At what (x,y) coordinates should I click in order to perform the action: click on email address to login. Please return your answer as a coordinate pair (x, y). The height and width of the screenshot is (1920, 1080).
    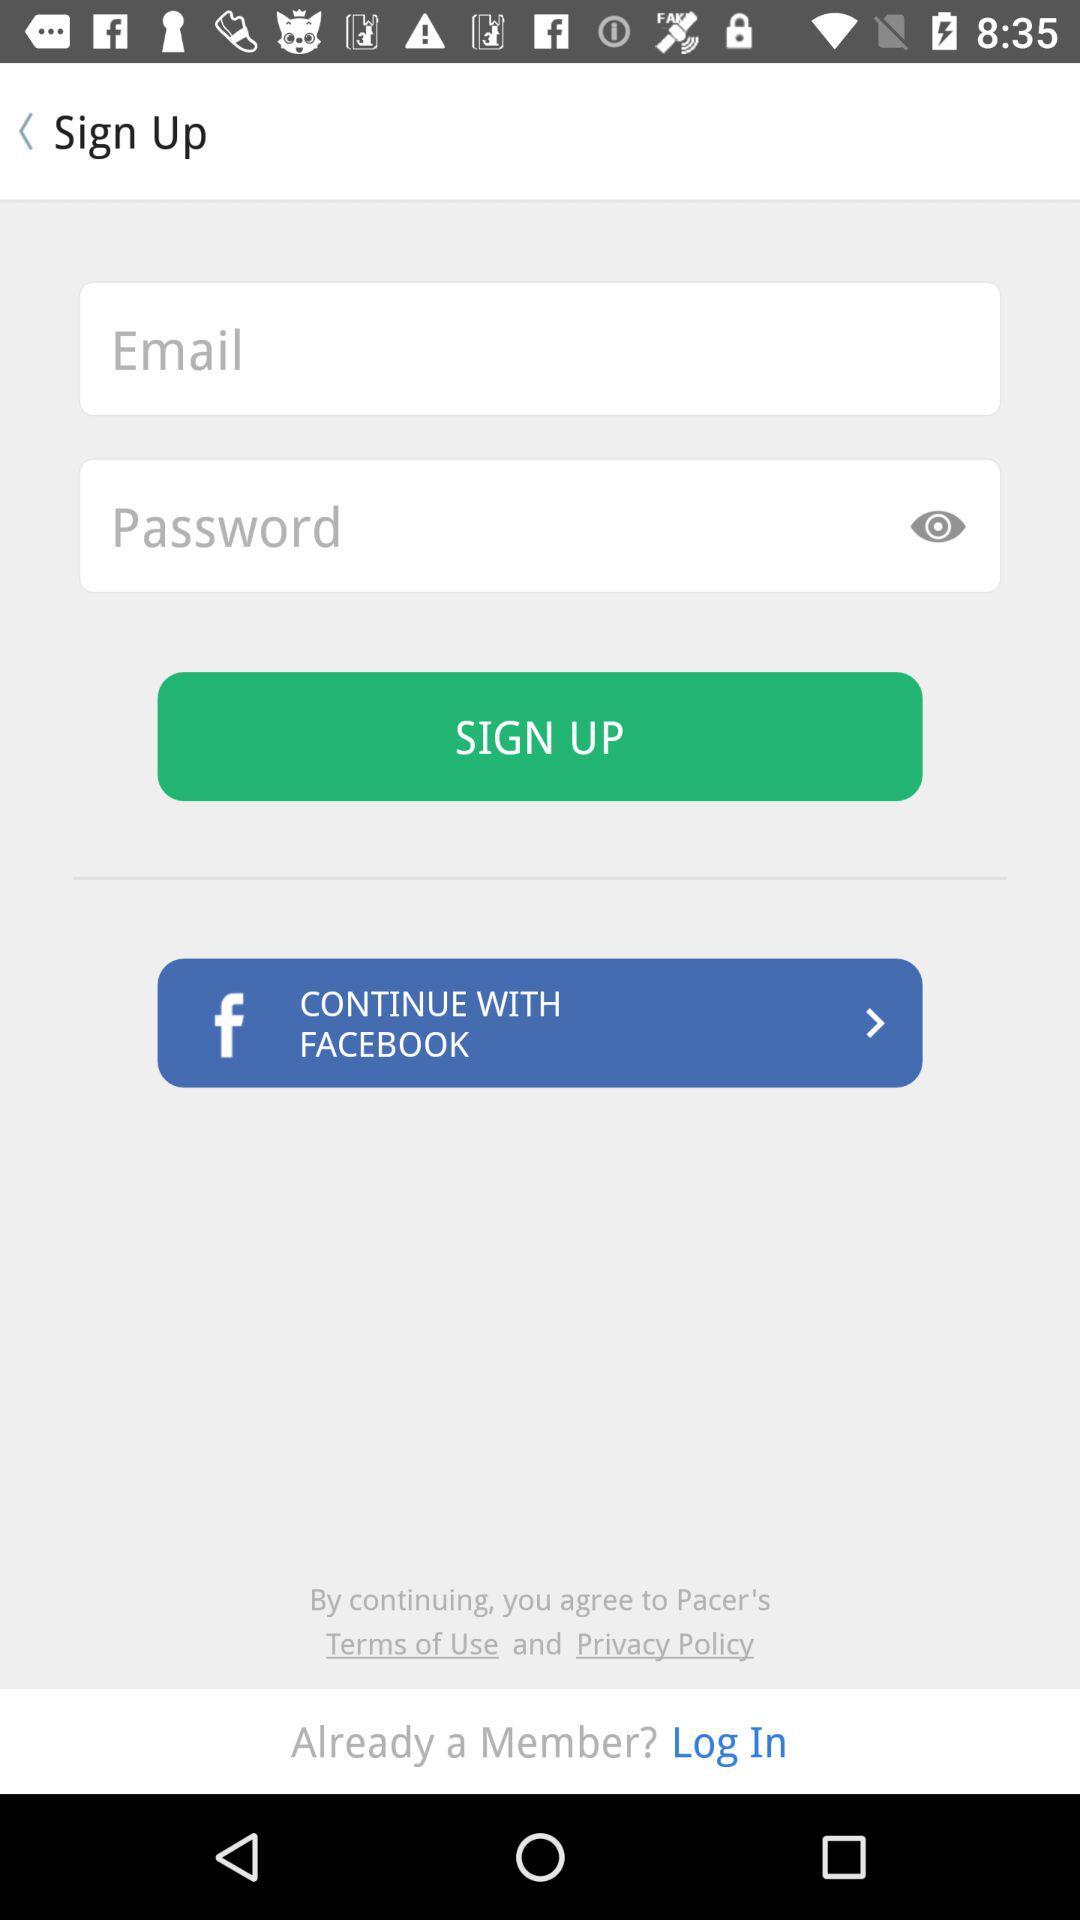
    Looking at the image, I should click on (540, 348).